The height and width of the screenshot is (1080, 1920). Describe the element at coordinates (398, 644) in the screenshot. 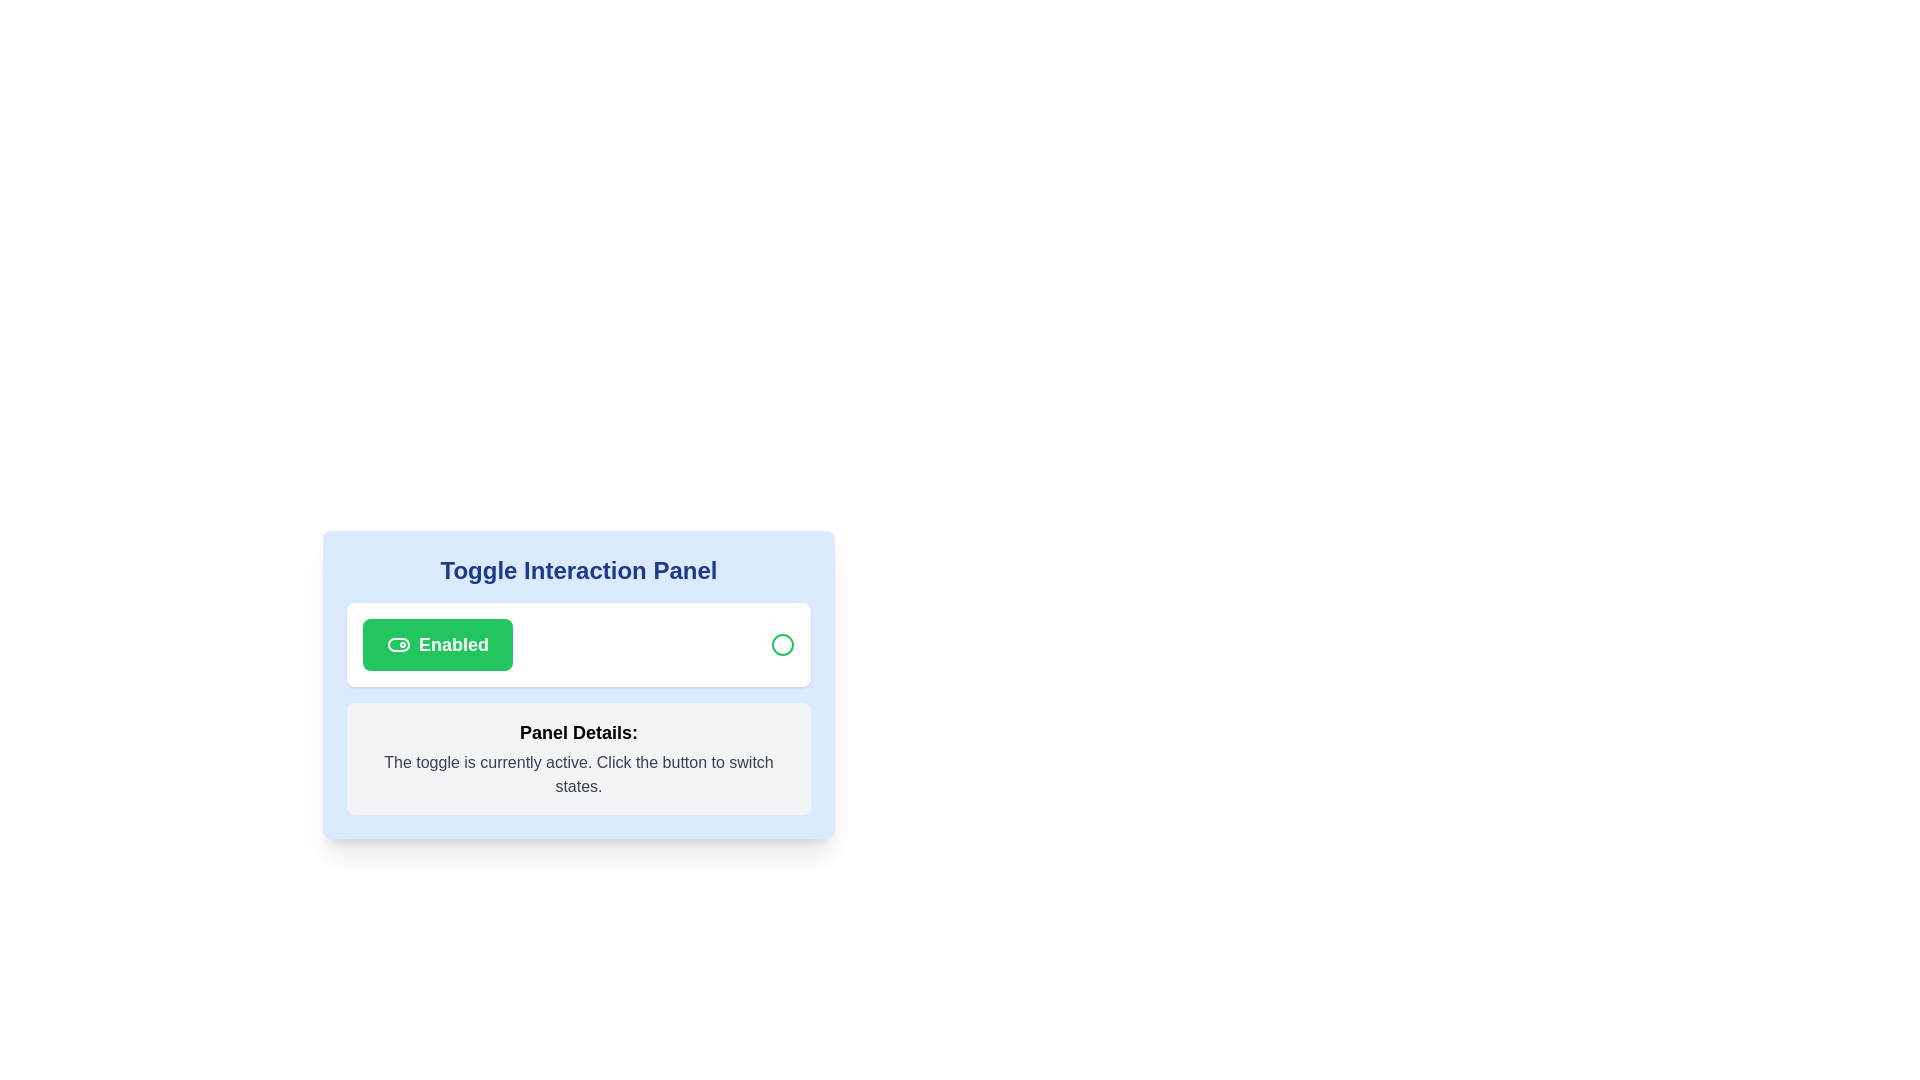

I see `the interactive toggle switch background located at the upper-right corner of the main content area, below the 'Toggle Interaction Panel' title` at that location.